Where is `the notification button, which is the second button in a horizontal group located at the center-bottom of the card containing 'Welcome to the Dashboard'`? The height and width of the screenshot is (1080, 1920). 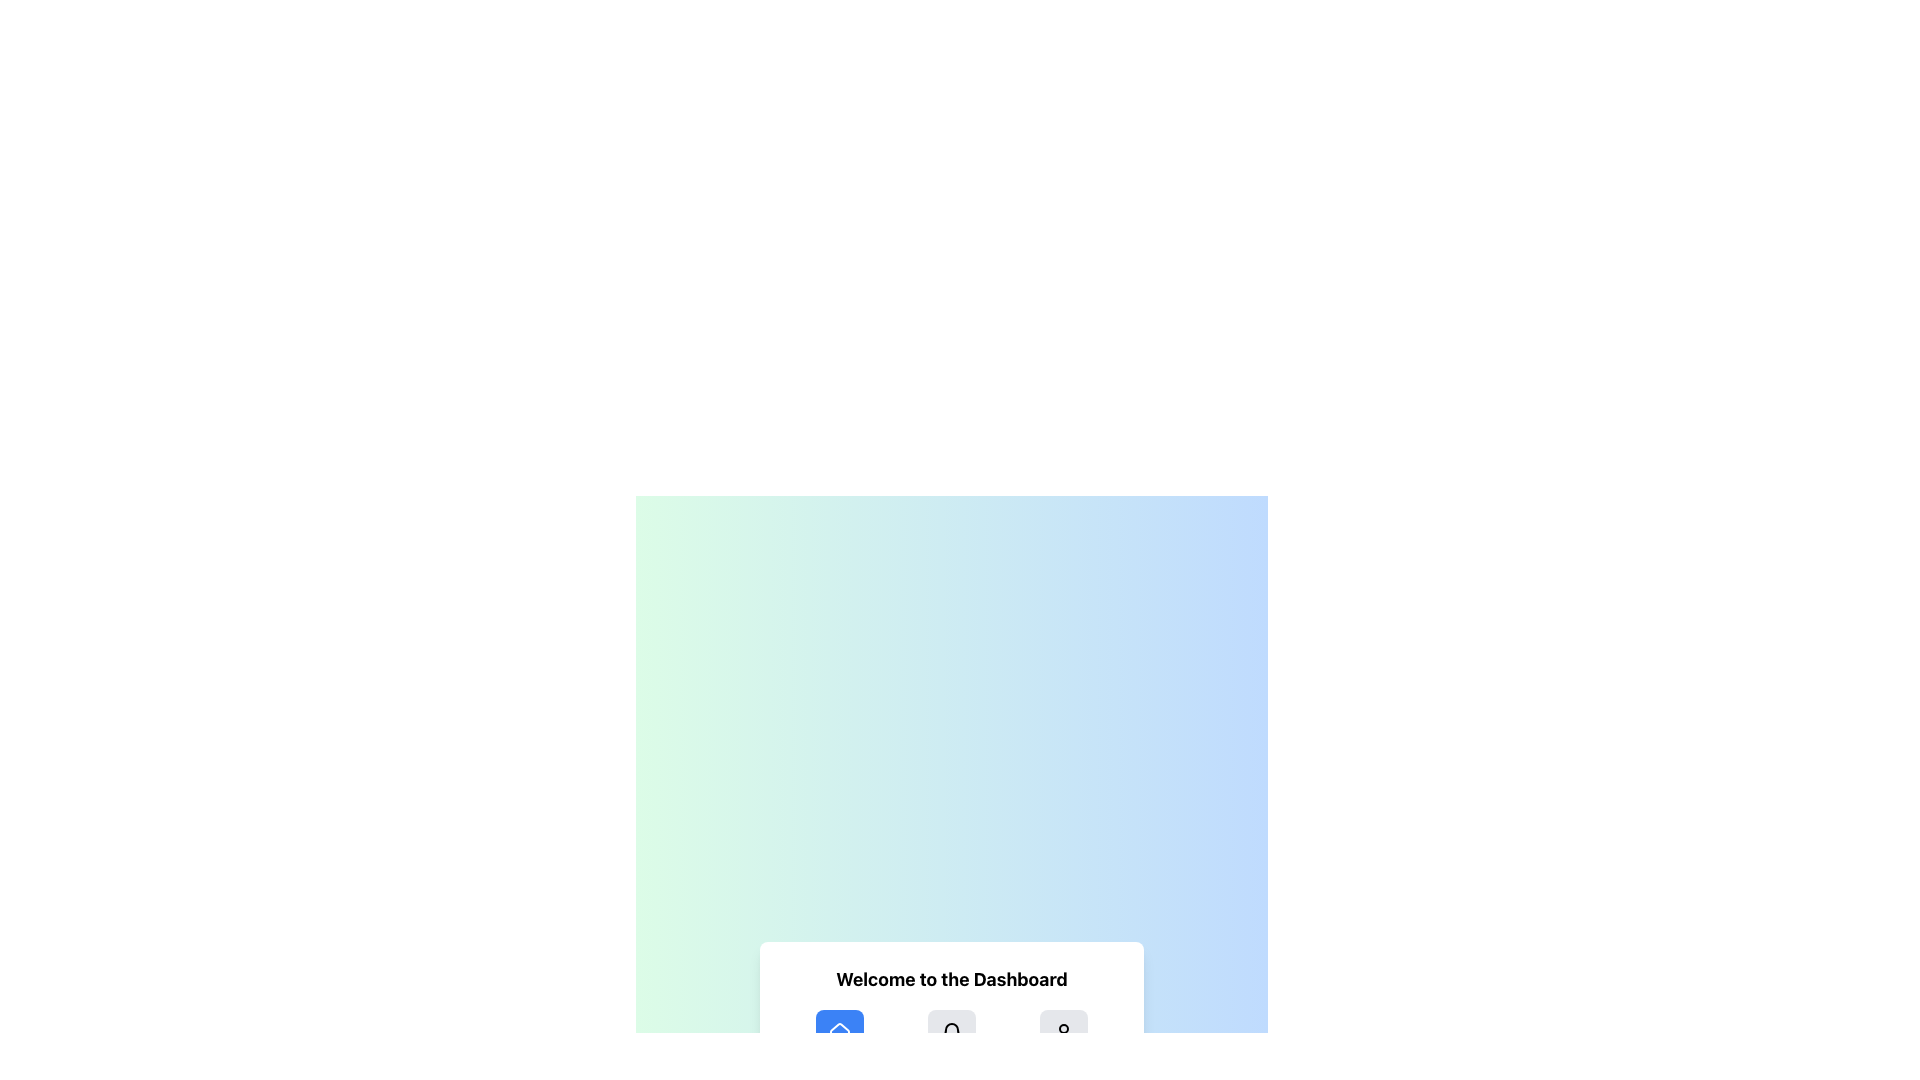 the notification button, which is the second button in a horizontal group located at the center-bottom of the card containing 'Welcome to the Dashboard' is located at coordinates (950, 1033).